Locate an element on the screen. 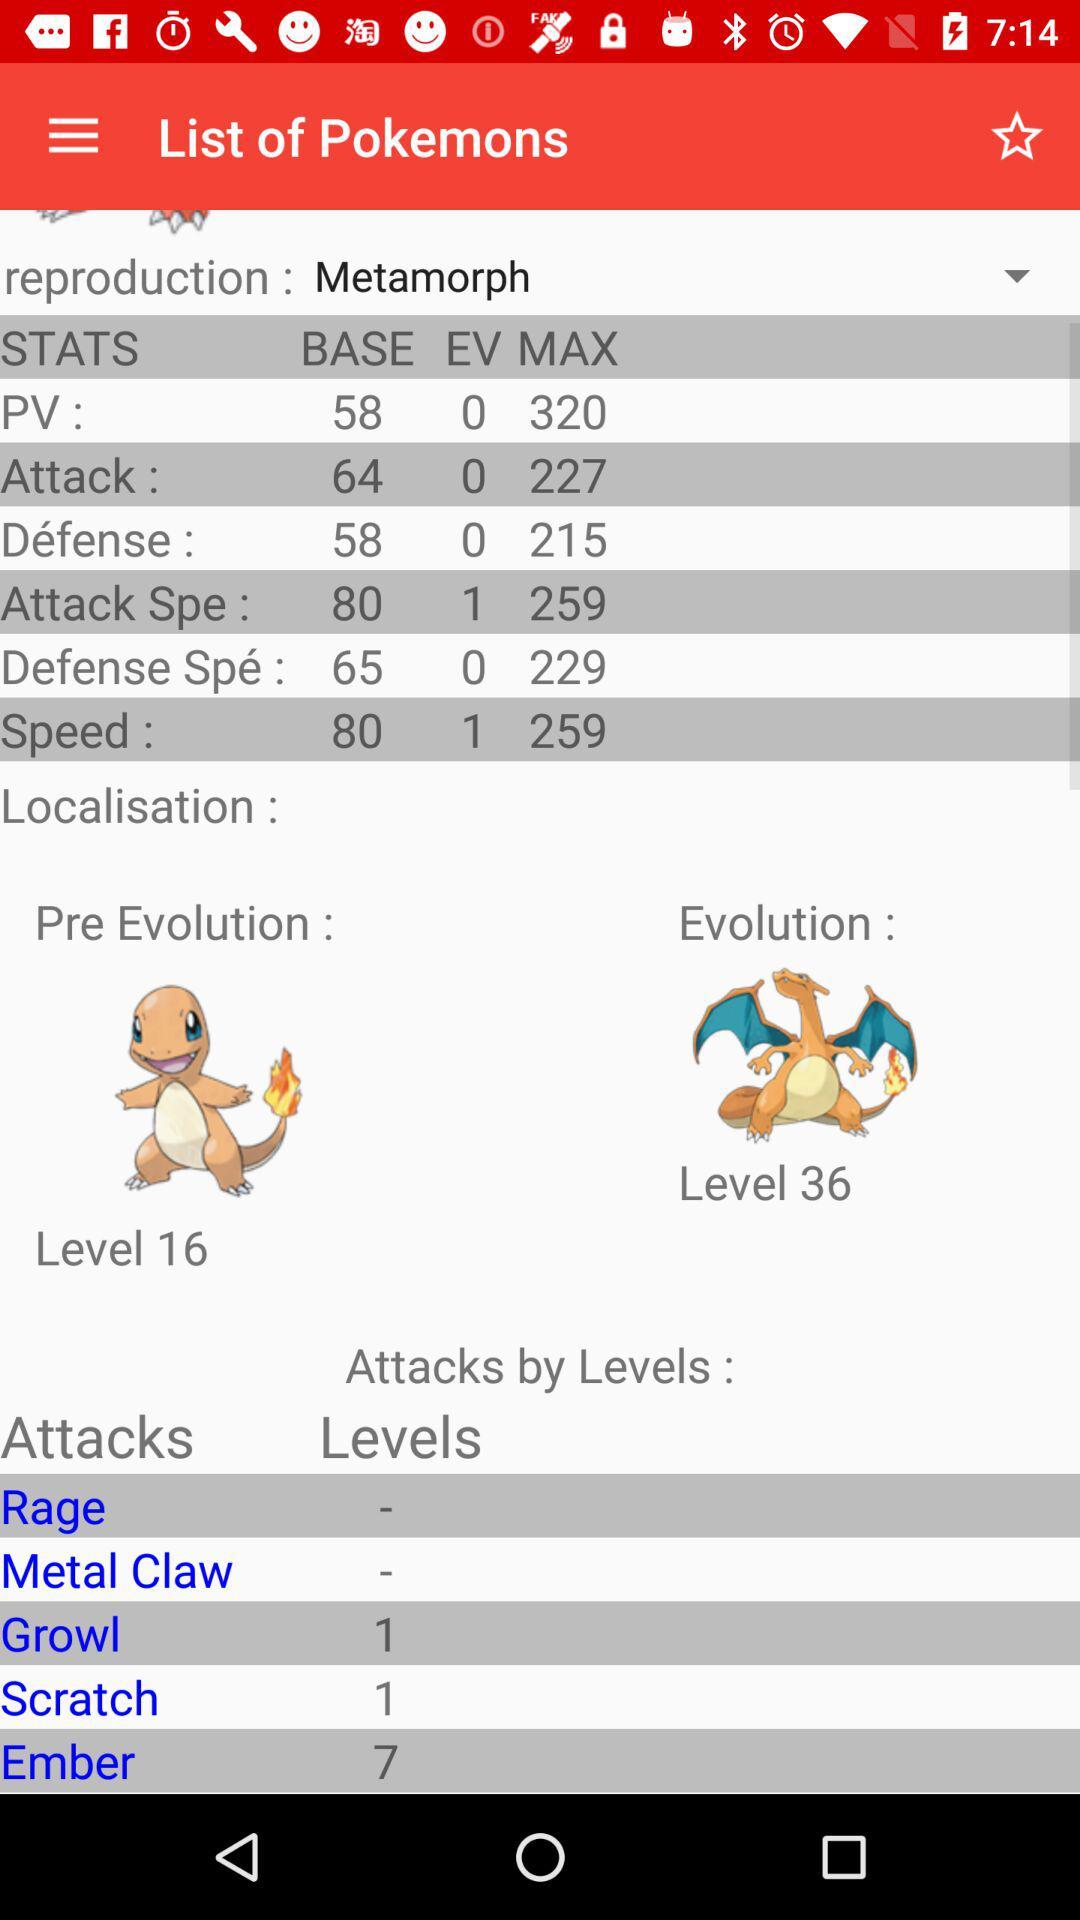 This screenshot has width=1080, height=1920. pre evolution is located at coordinates (211, 1083).